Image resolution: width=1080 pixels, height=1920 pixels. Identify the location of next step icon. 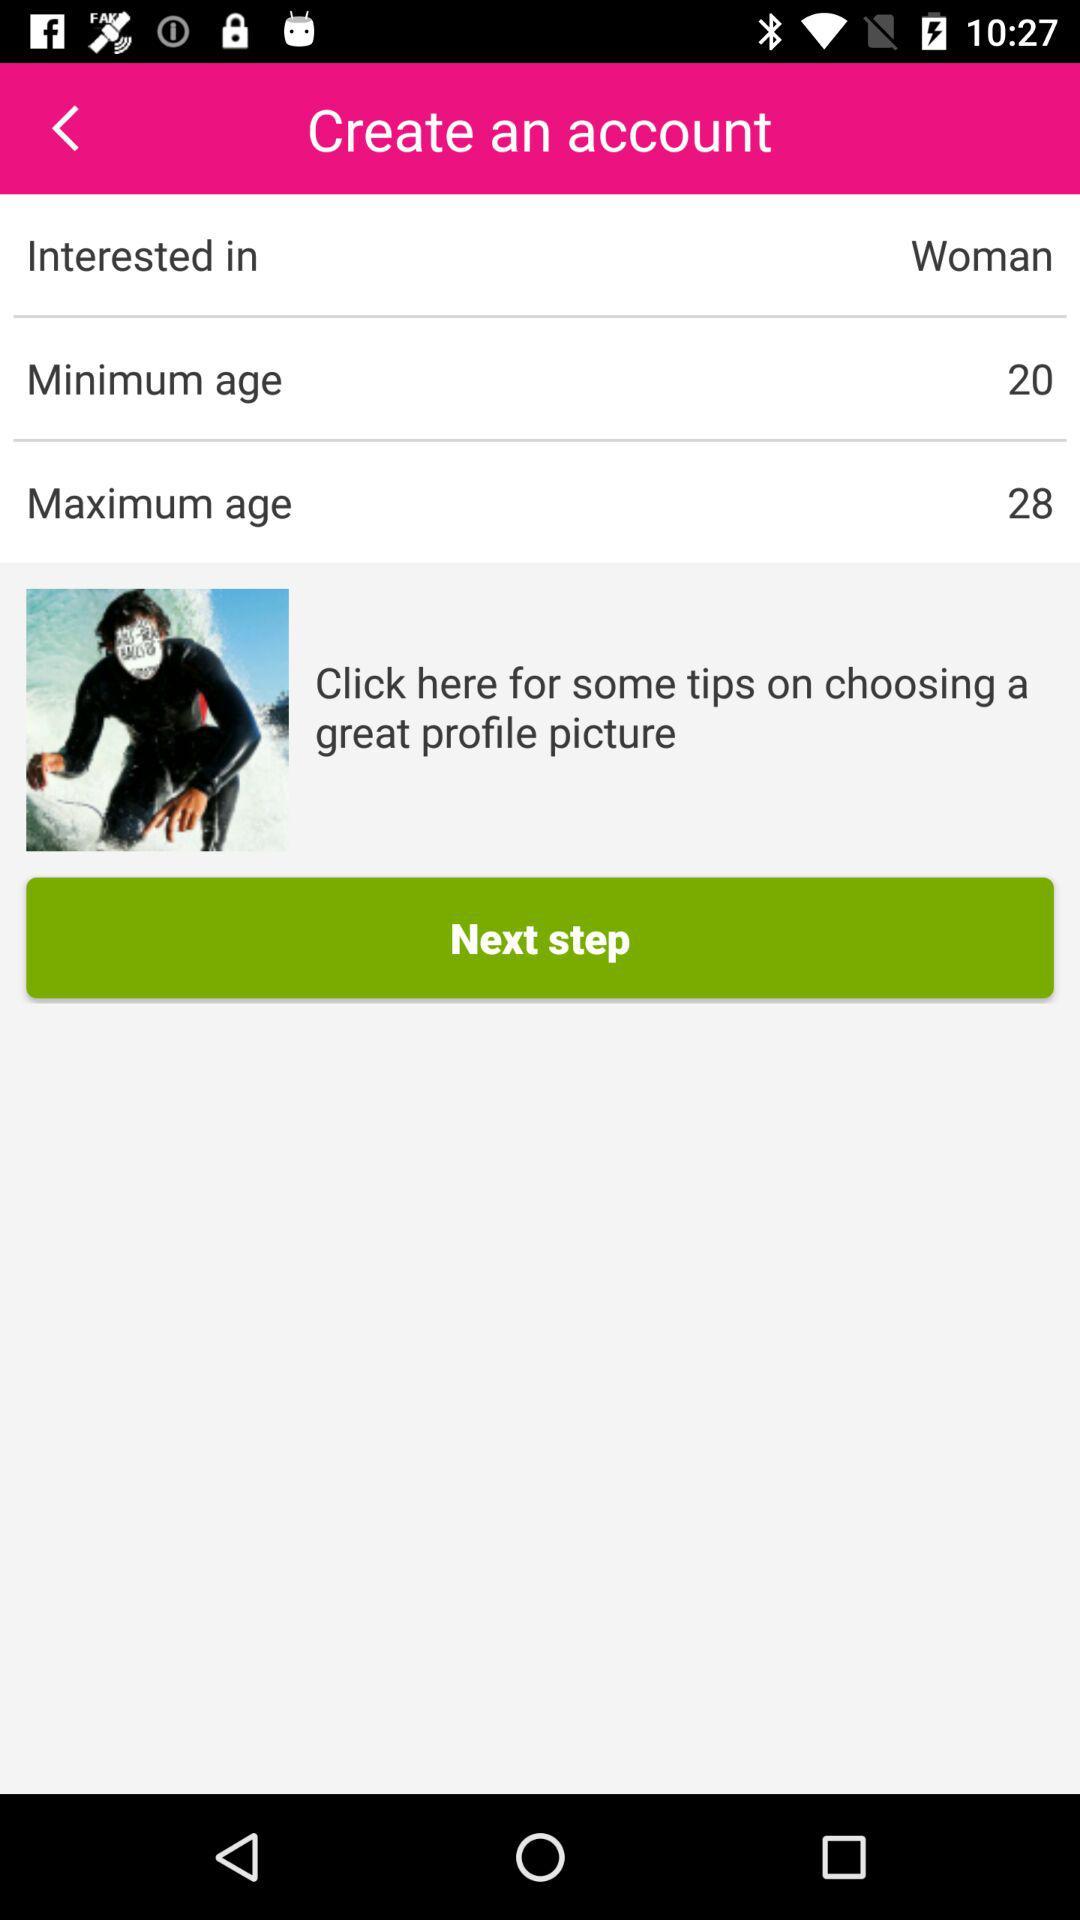
(540, 936).